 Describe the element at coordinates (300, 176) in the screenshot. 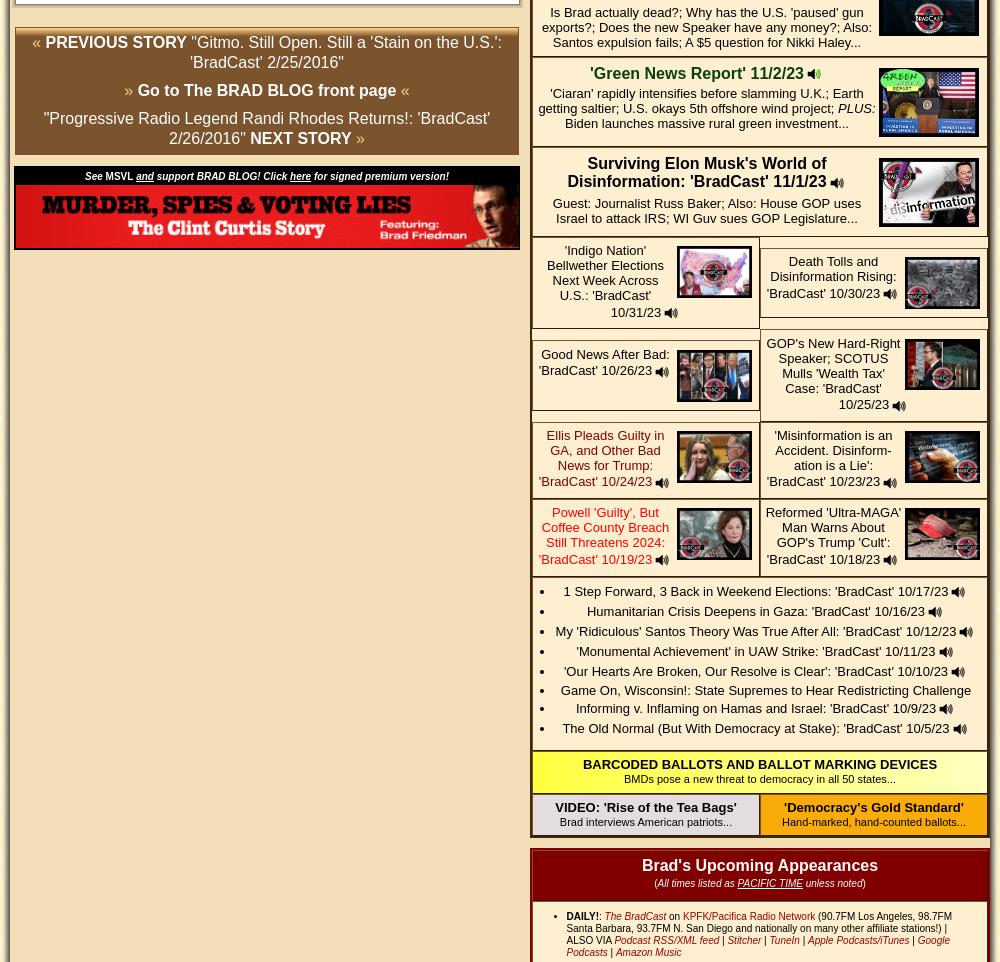

I see `'here'` at that location.